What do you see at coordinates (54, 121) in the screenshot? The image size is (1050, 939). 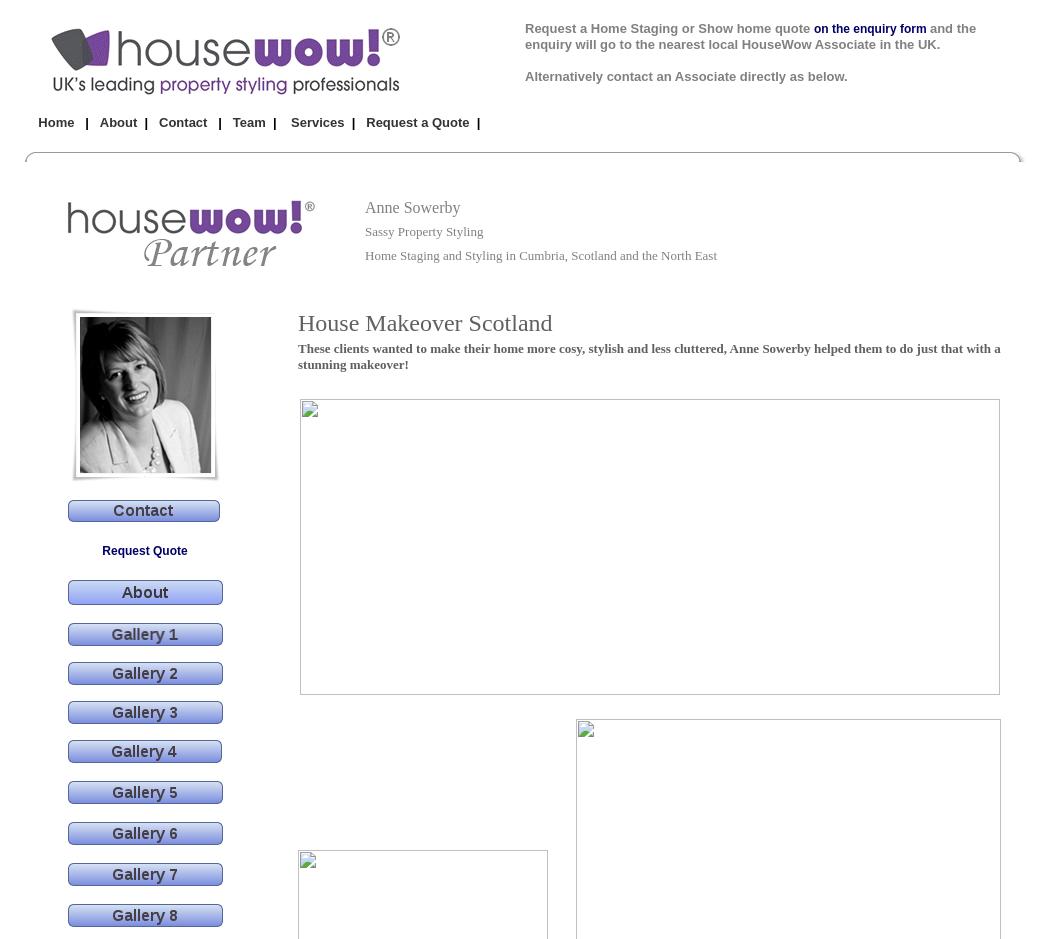 I see `'Home'` at bounding box center [54, 121].